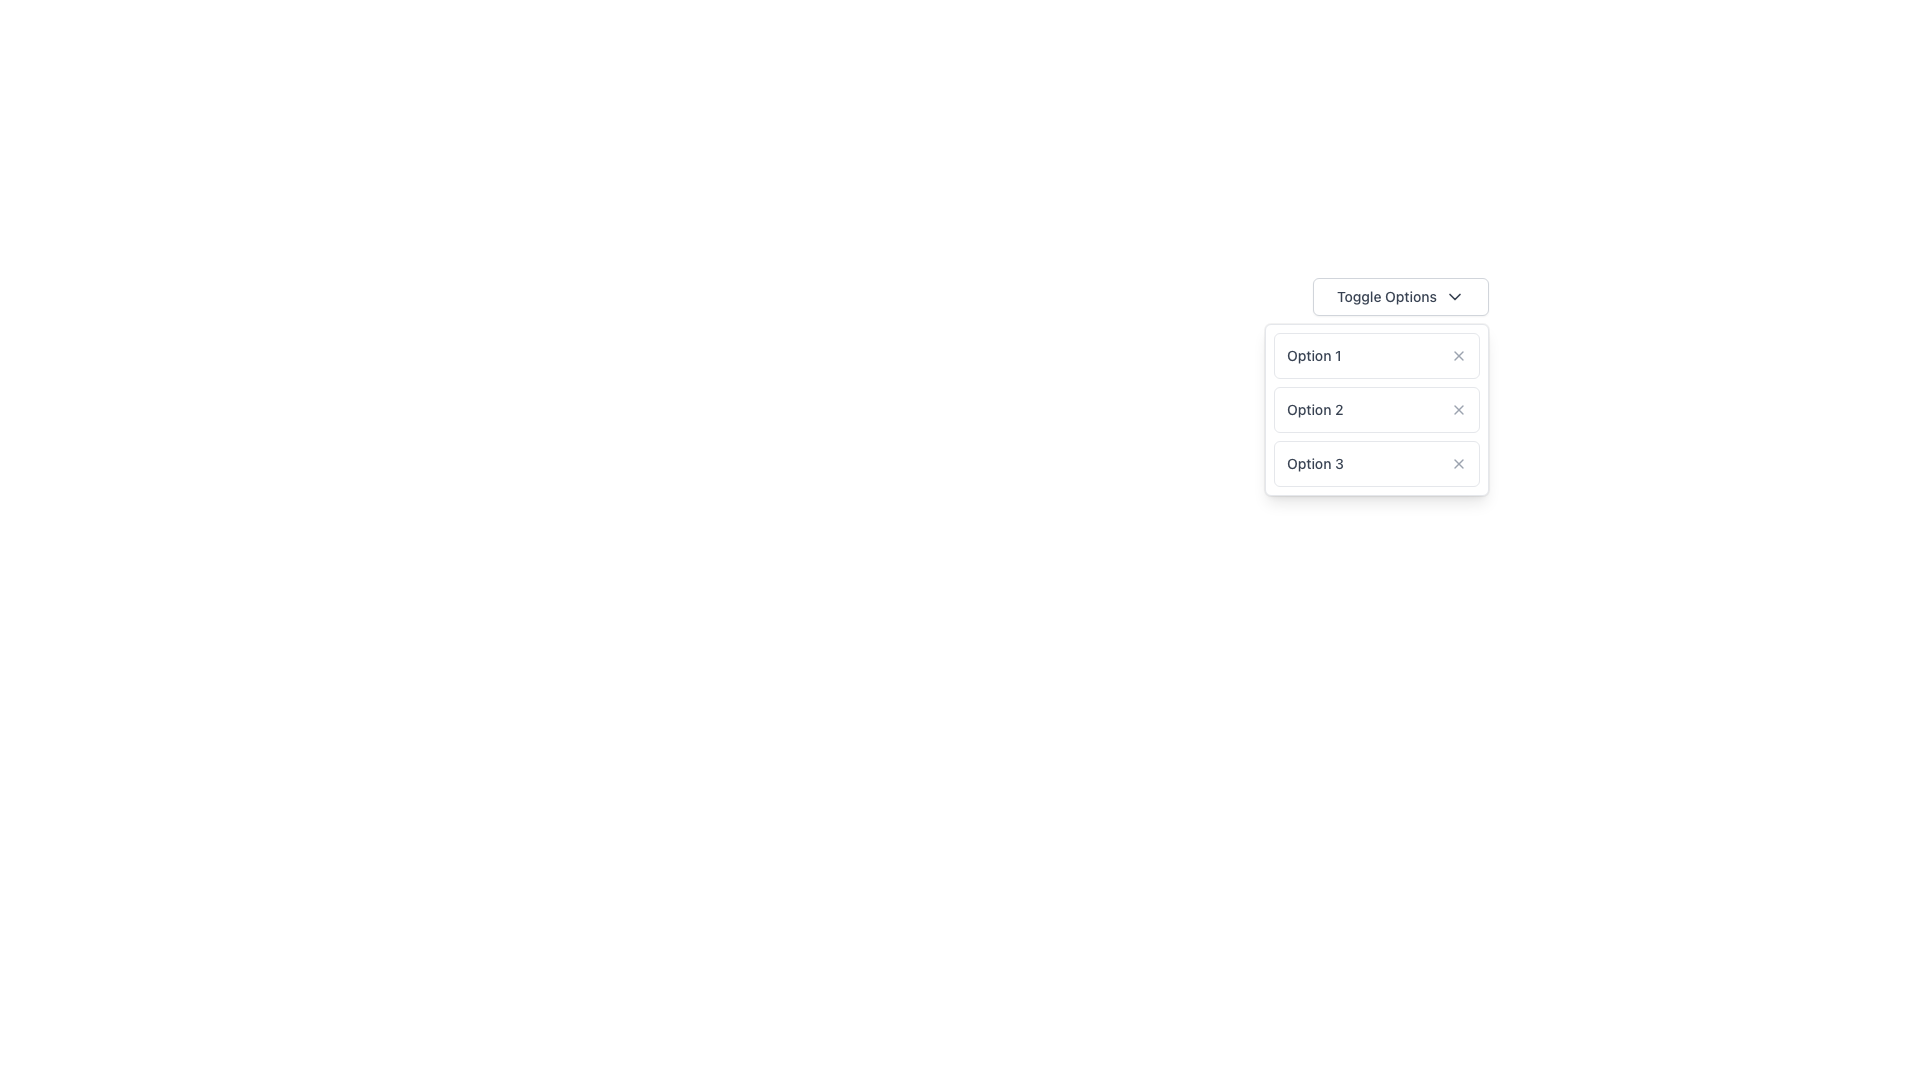  What do you see at coordinates (1376, 463) in the screenshot?
I see `the selectable list item labeled 'Option 3'` at bounding box center [1376, 463].